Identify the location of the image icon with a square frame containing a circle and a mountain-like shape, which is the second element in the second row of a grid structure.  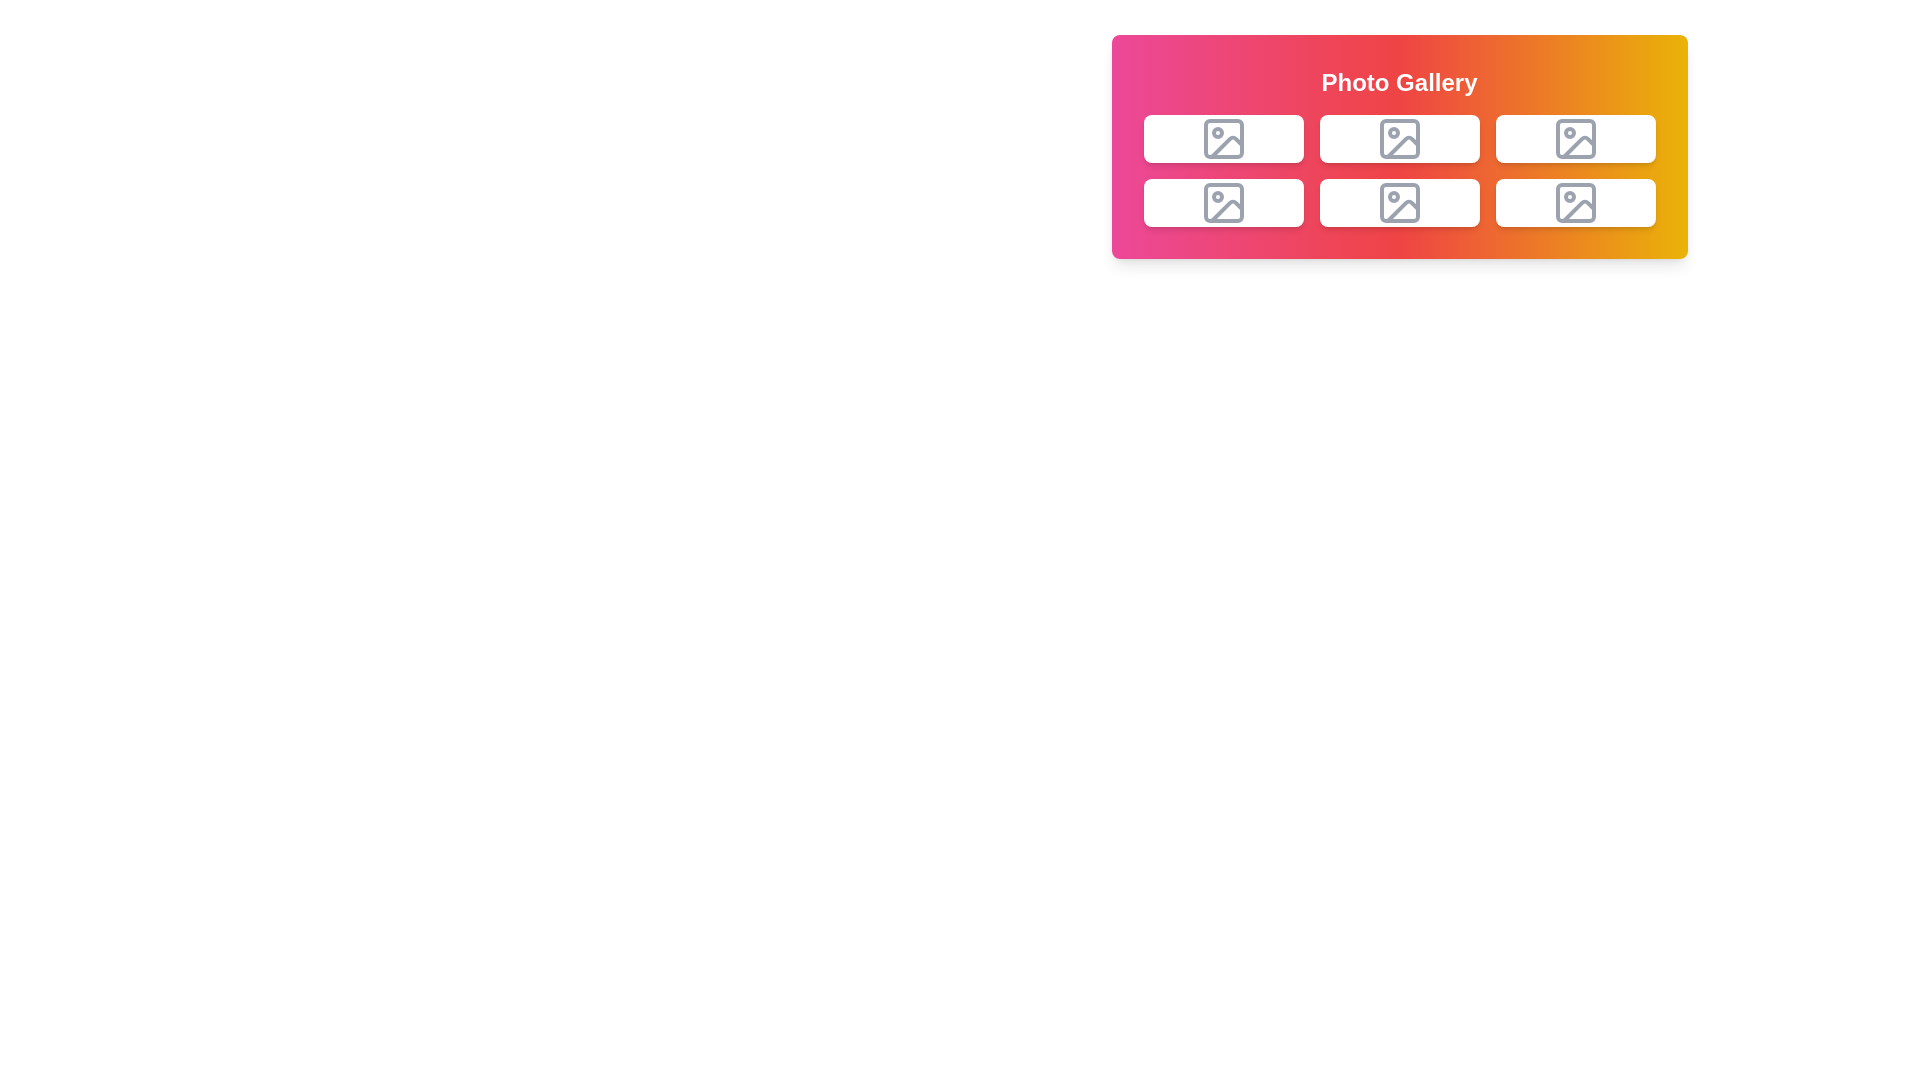
(1222, 203).